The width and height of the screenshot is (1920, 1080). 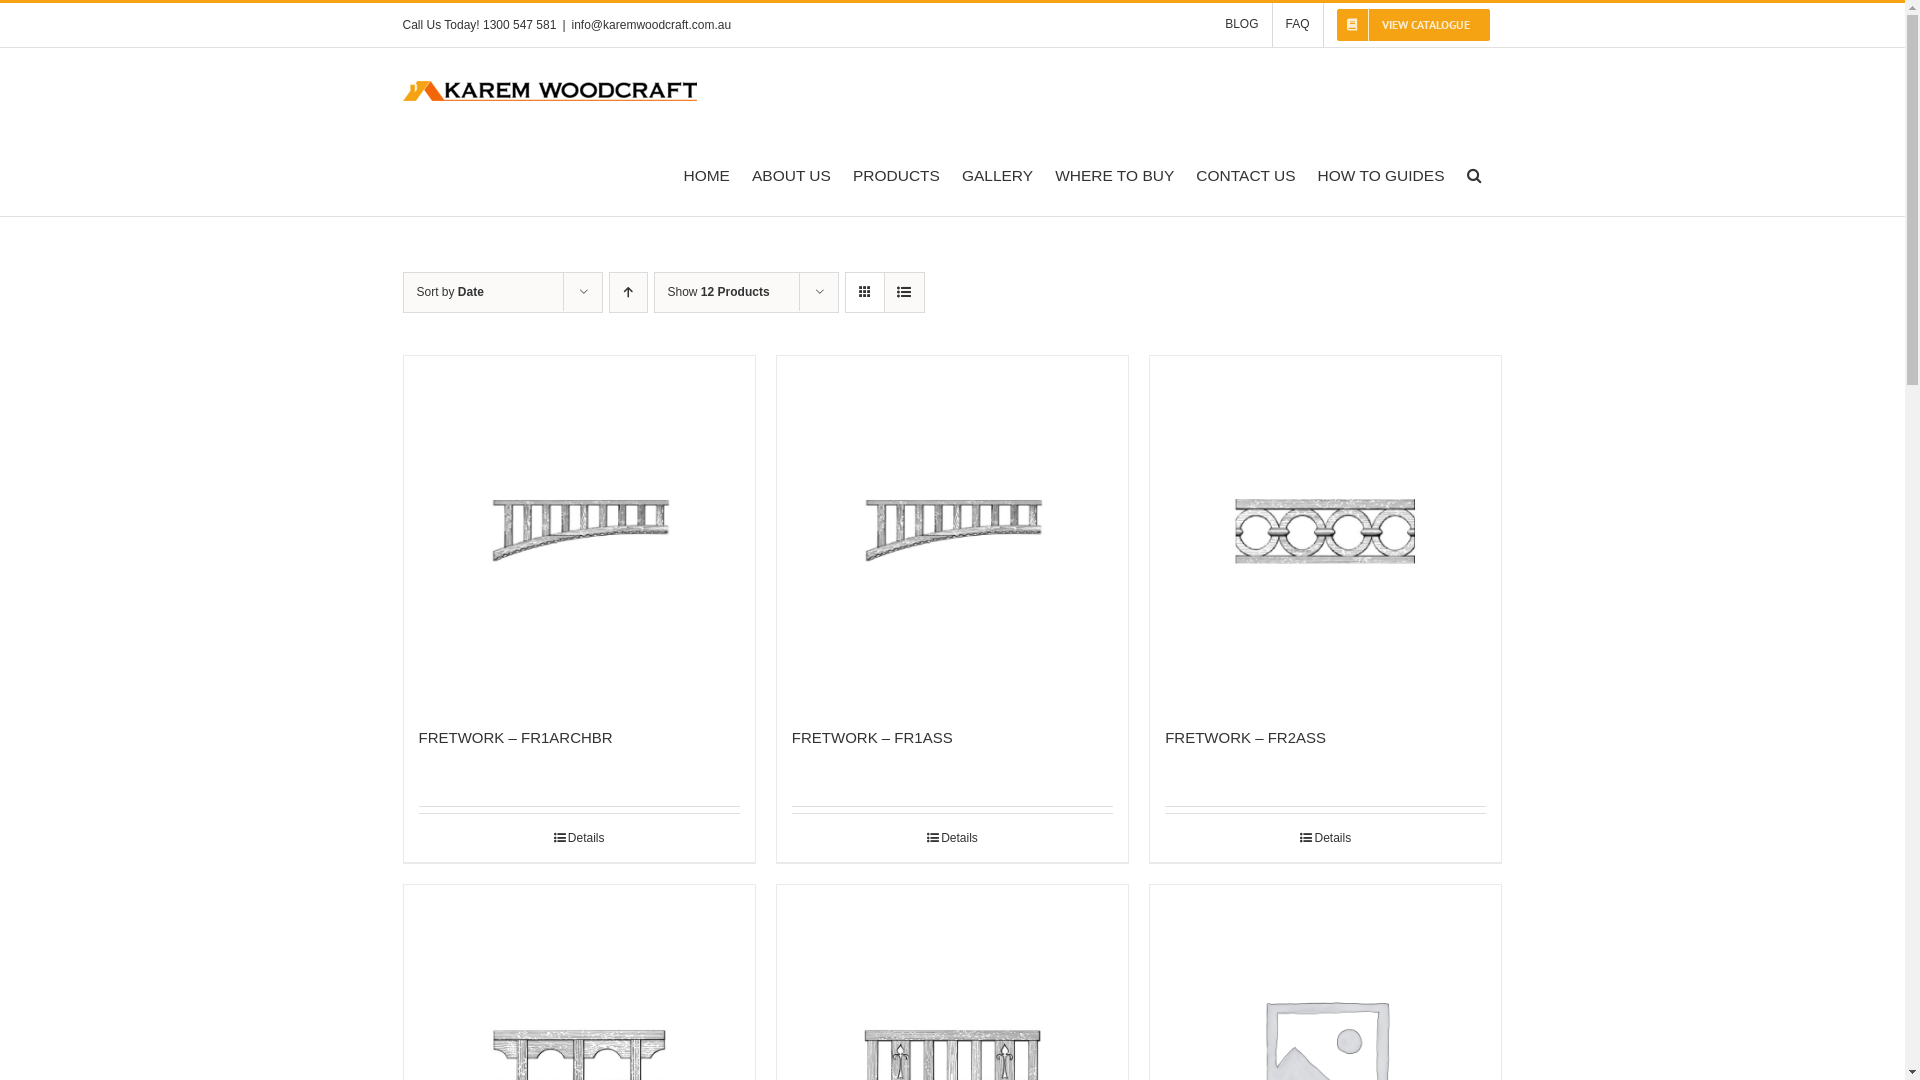 What do you see at coordinates (951, 837) in the screenshot?
I see `'Details'` at bounding box center [951, 837].